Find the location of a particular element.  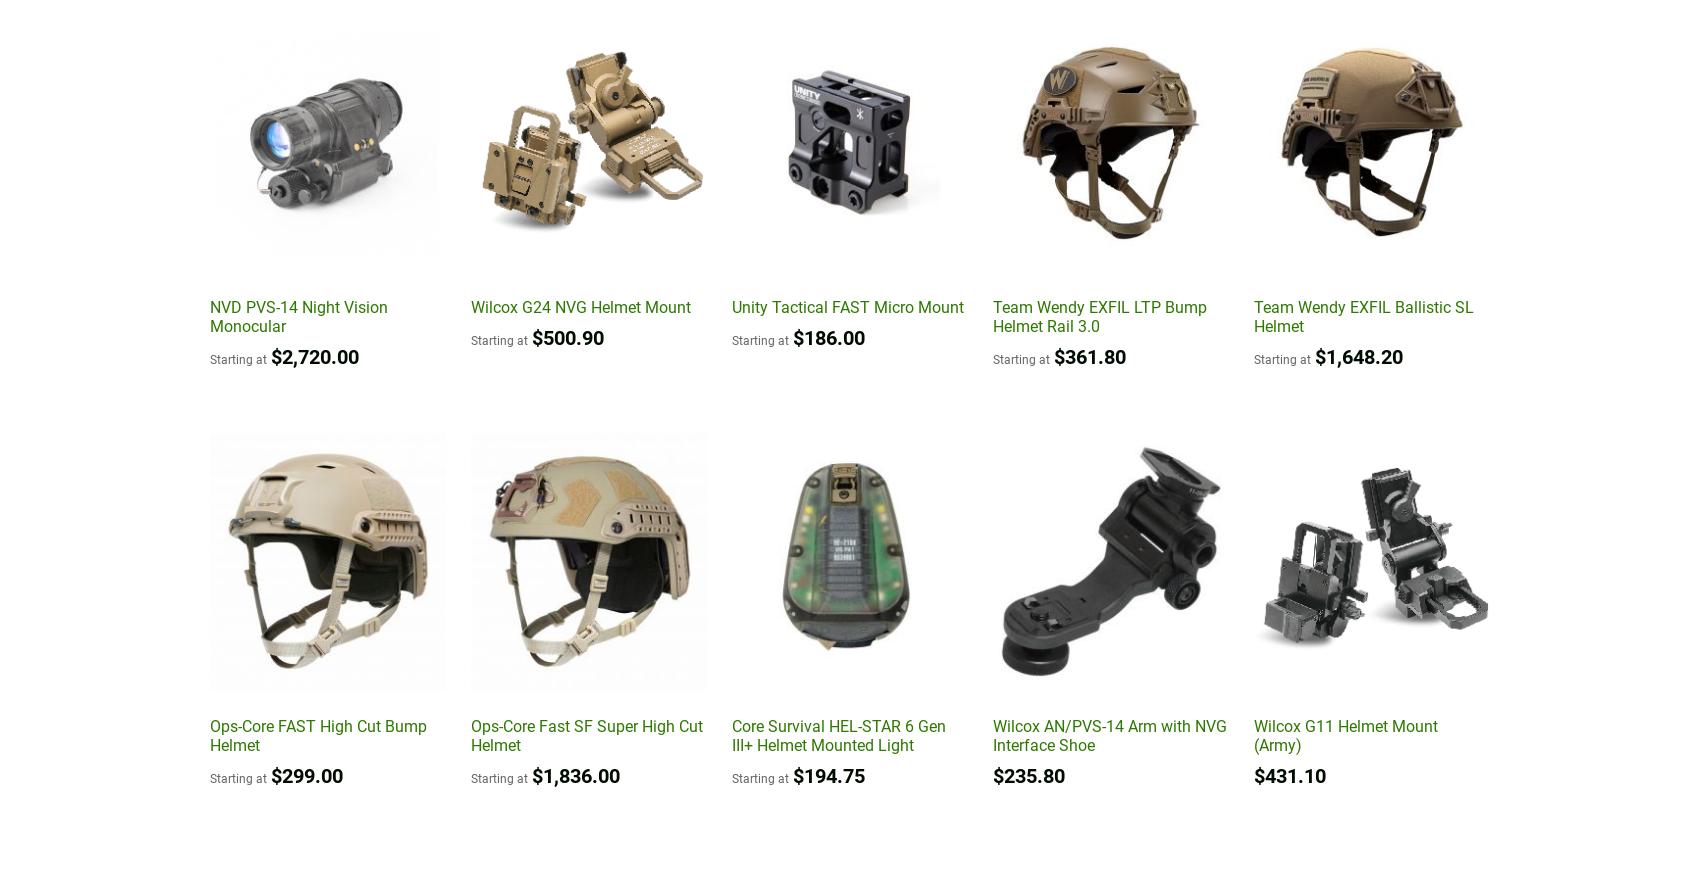

'$361.80' is located at coordinates (1053, 355).